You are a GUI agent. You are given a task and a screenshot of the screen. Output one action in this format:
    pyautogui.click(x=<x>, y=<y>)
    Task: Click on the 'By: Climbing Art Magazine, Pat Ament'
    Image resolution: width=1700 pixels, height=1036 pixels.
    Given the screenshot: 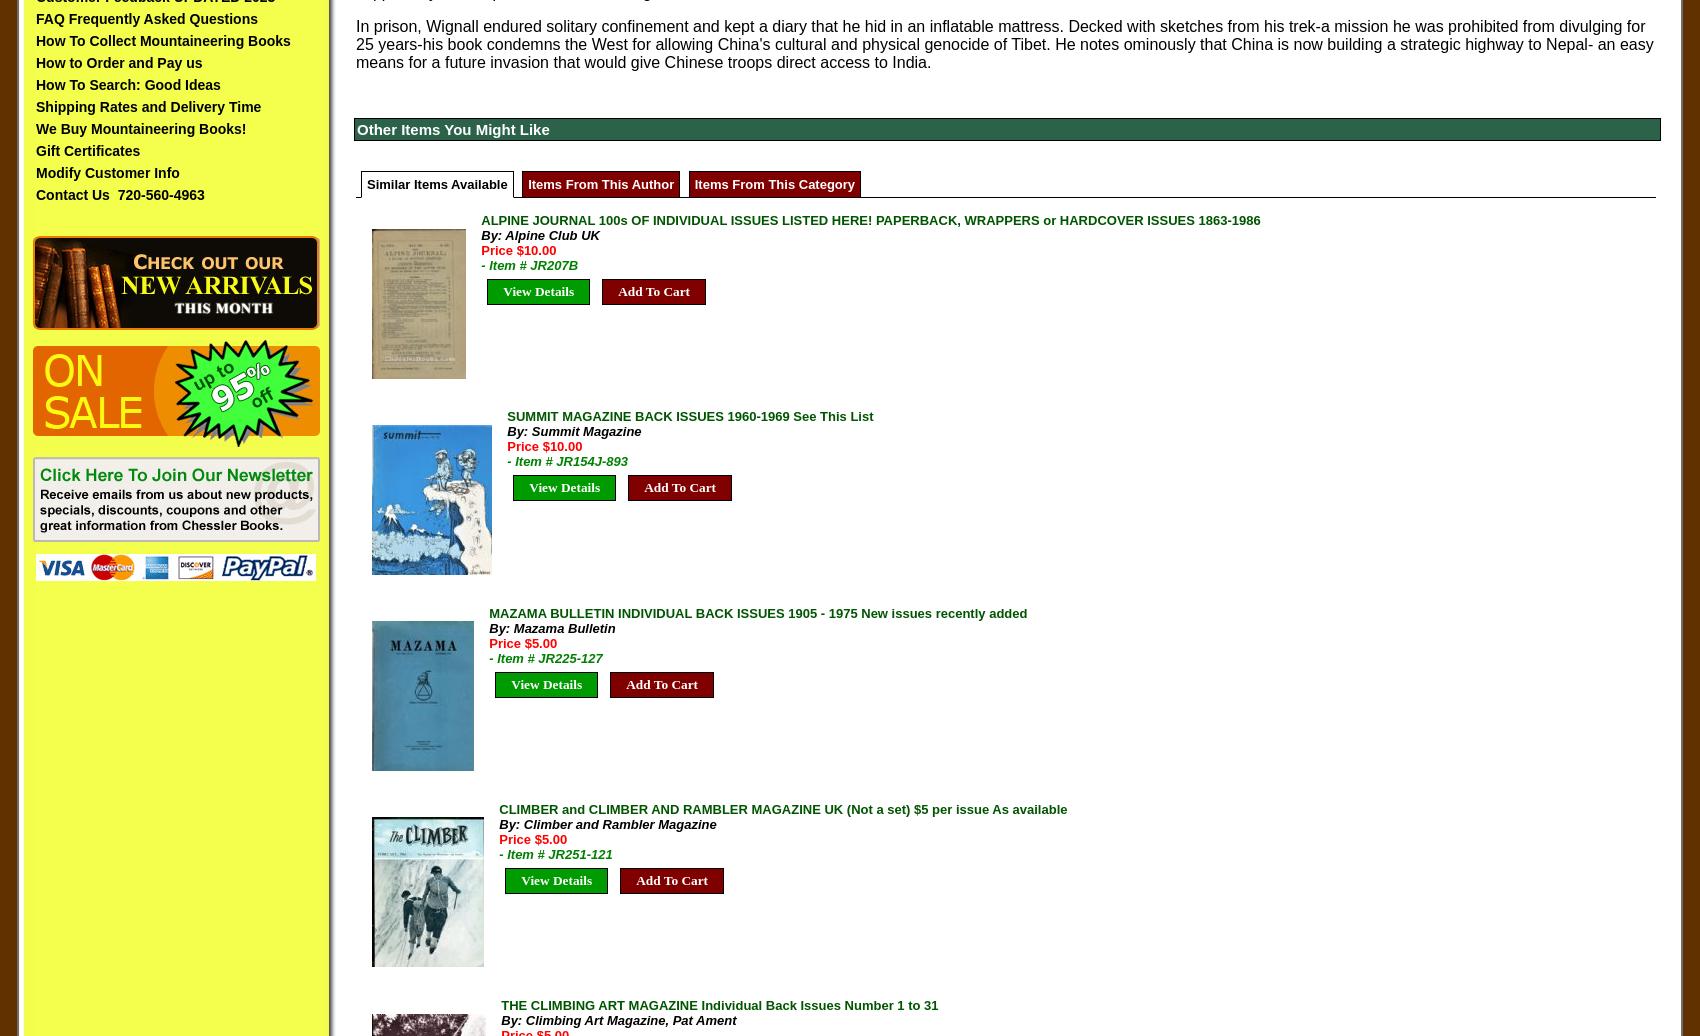 What is the action you would take?
    pyautogui.click(x=617, y=1020)
    